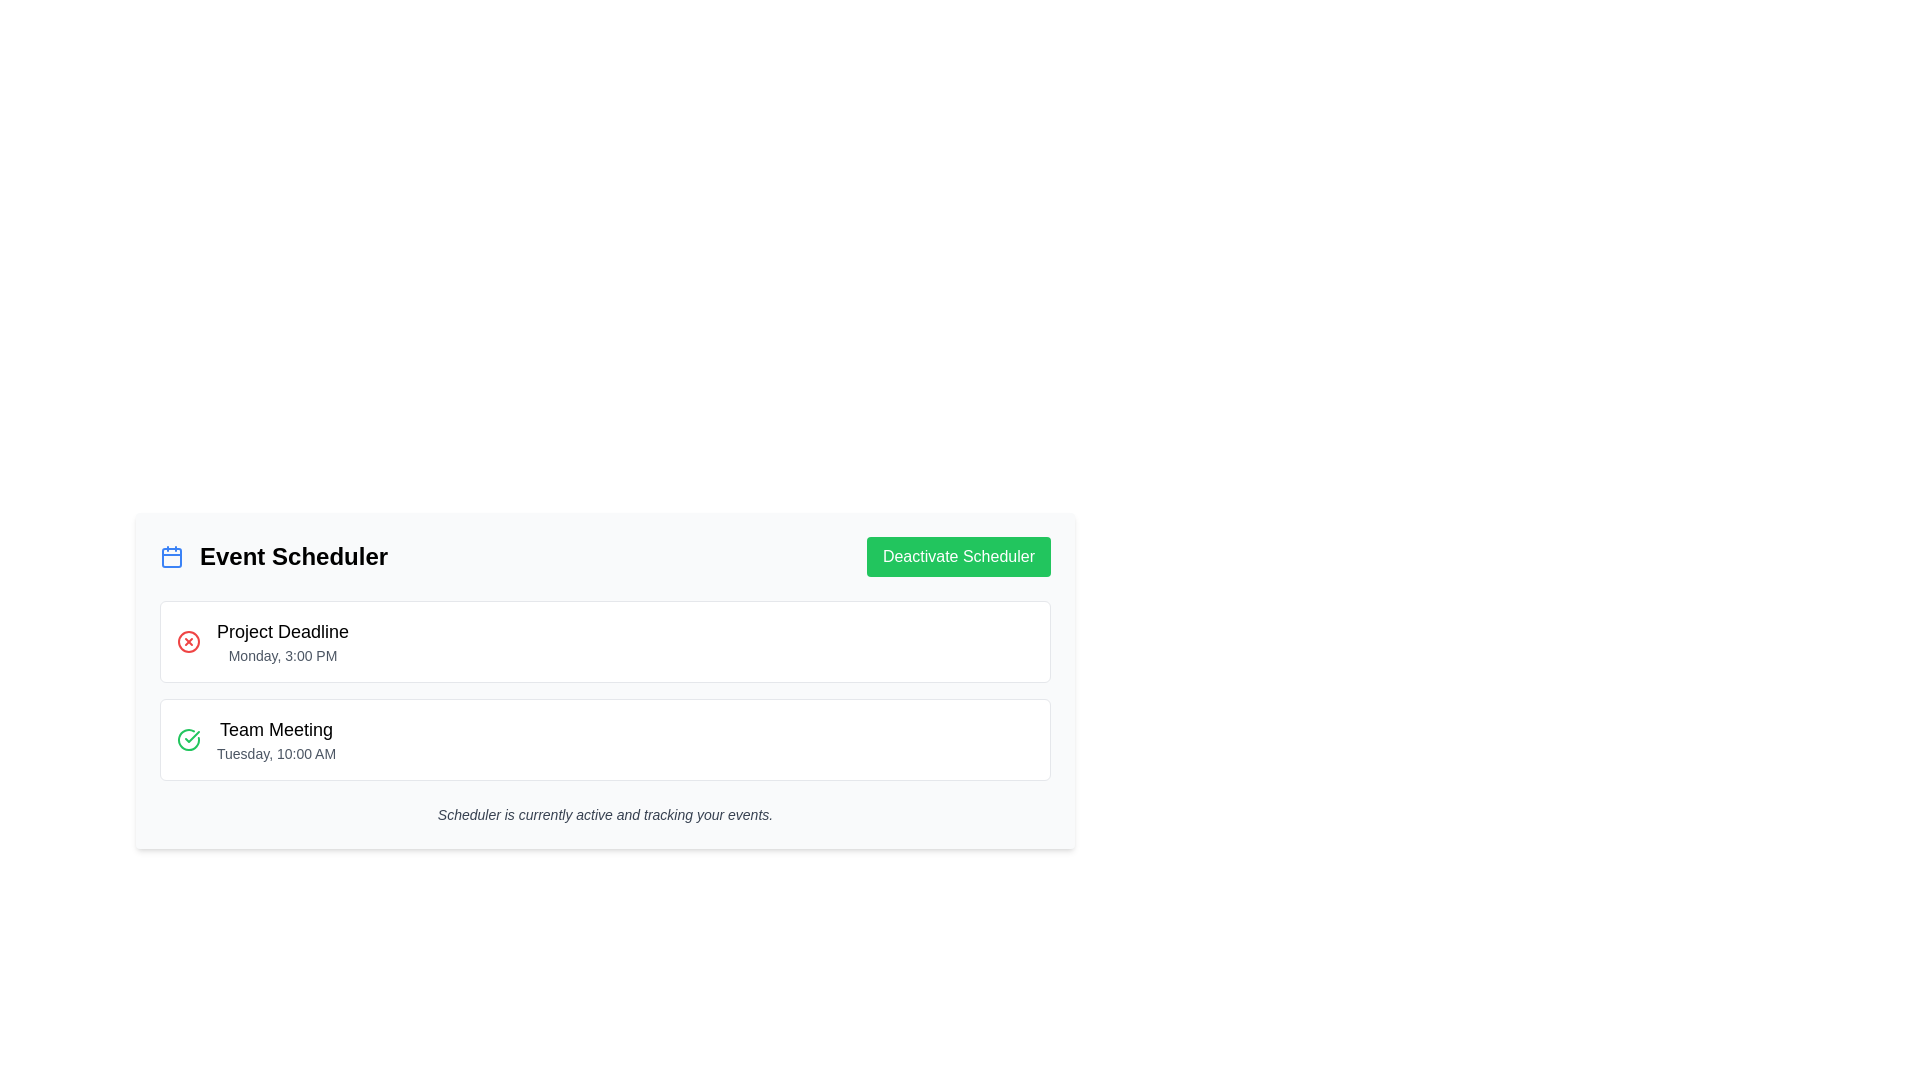 The image size is (1920, 1080). Describe the element at coordinates (188, 740) in the screenshot. I see `the circular icon with a green outline and checkmark inside it, located in the second event card labeled 'Team Meeting', positioned to the left side of the text content` at that location.